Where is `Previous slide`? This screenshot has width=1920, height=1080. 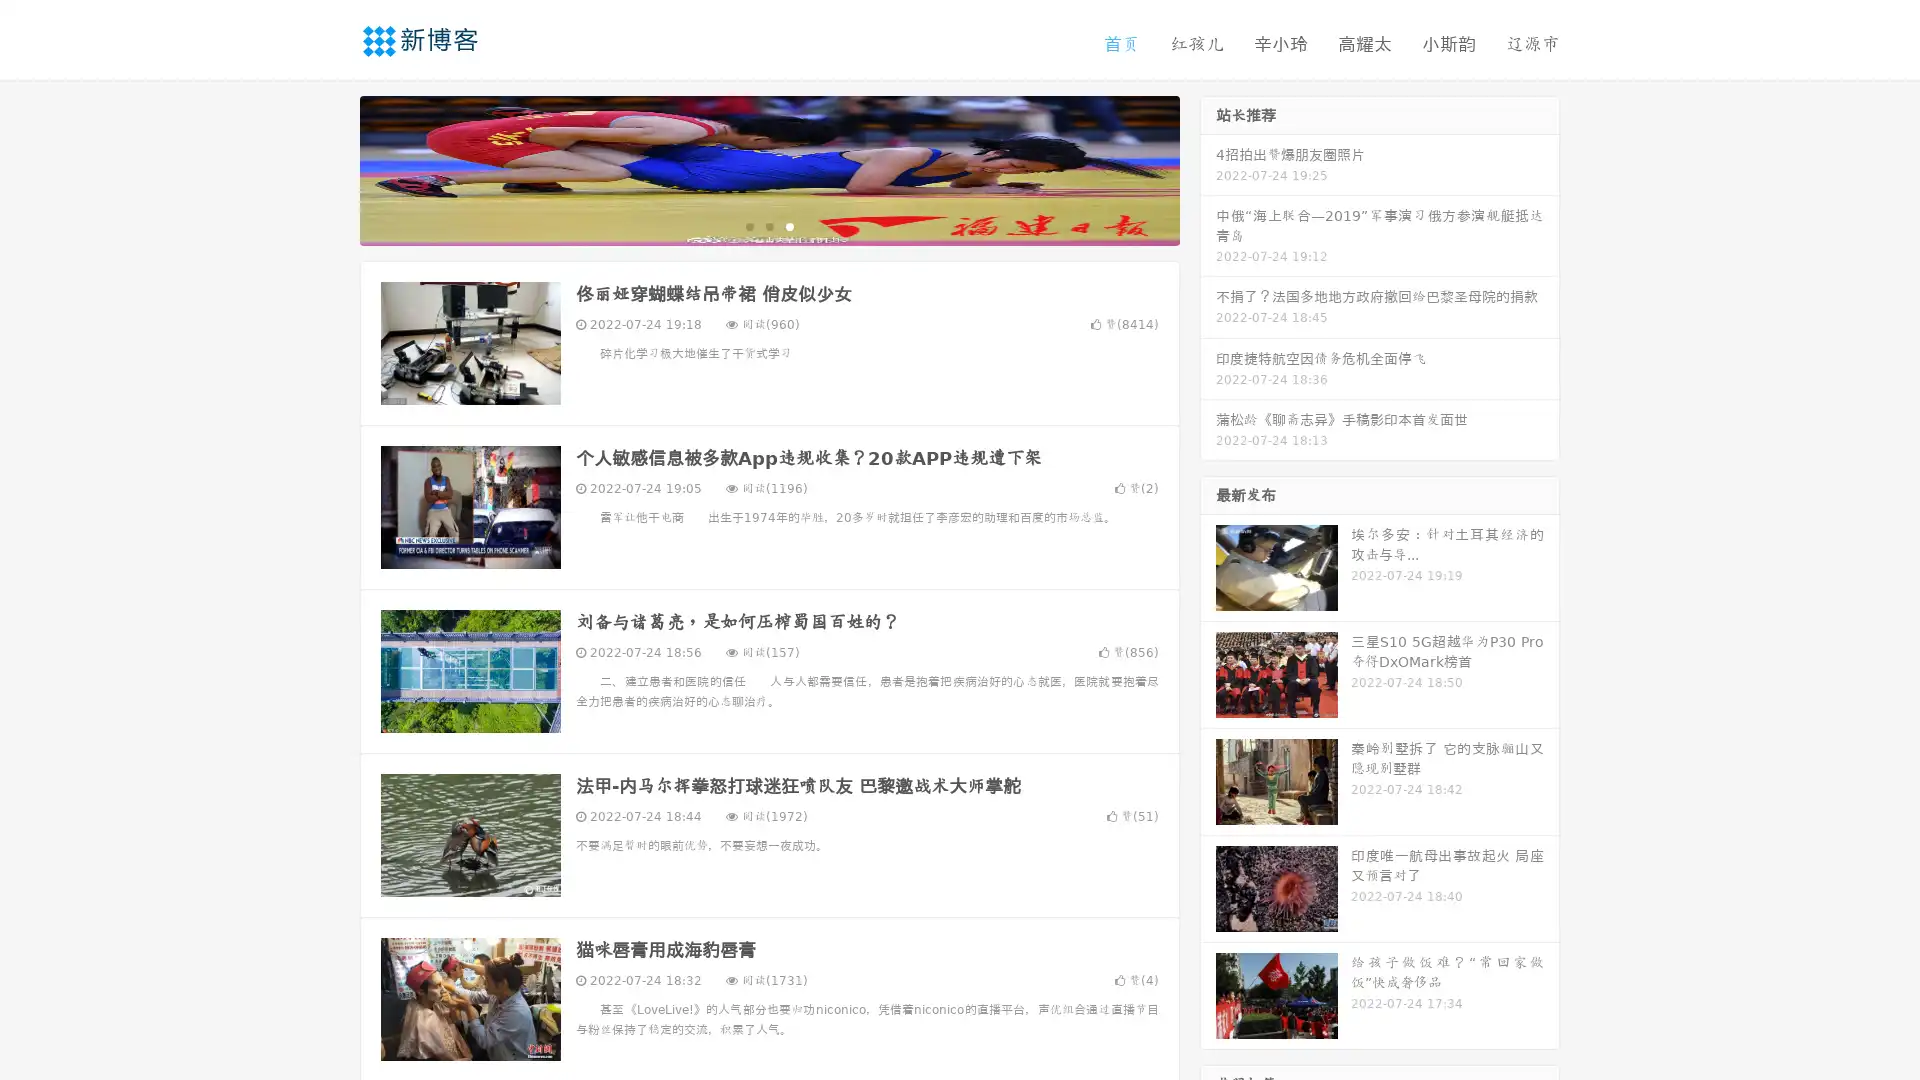 Previous slide is located at coordinates (330, 168).